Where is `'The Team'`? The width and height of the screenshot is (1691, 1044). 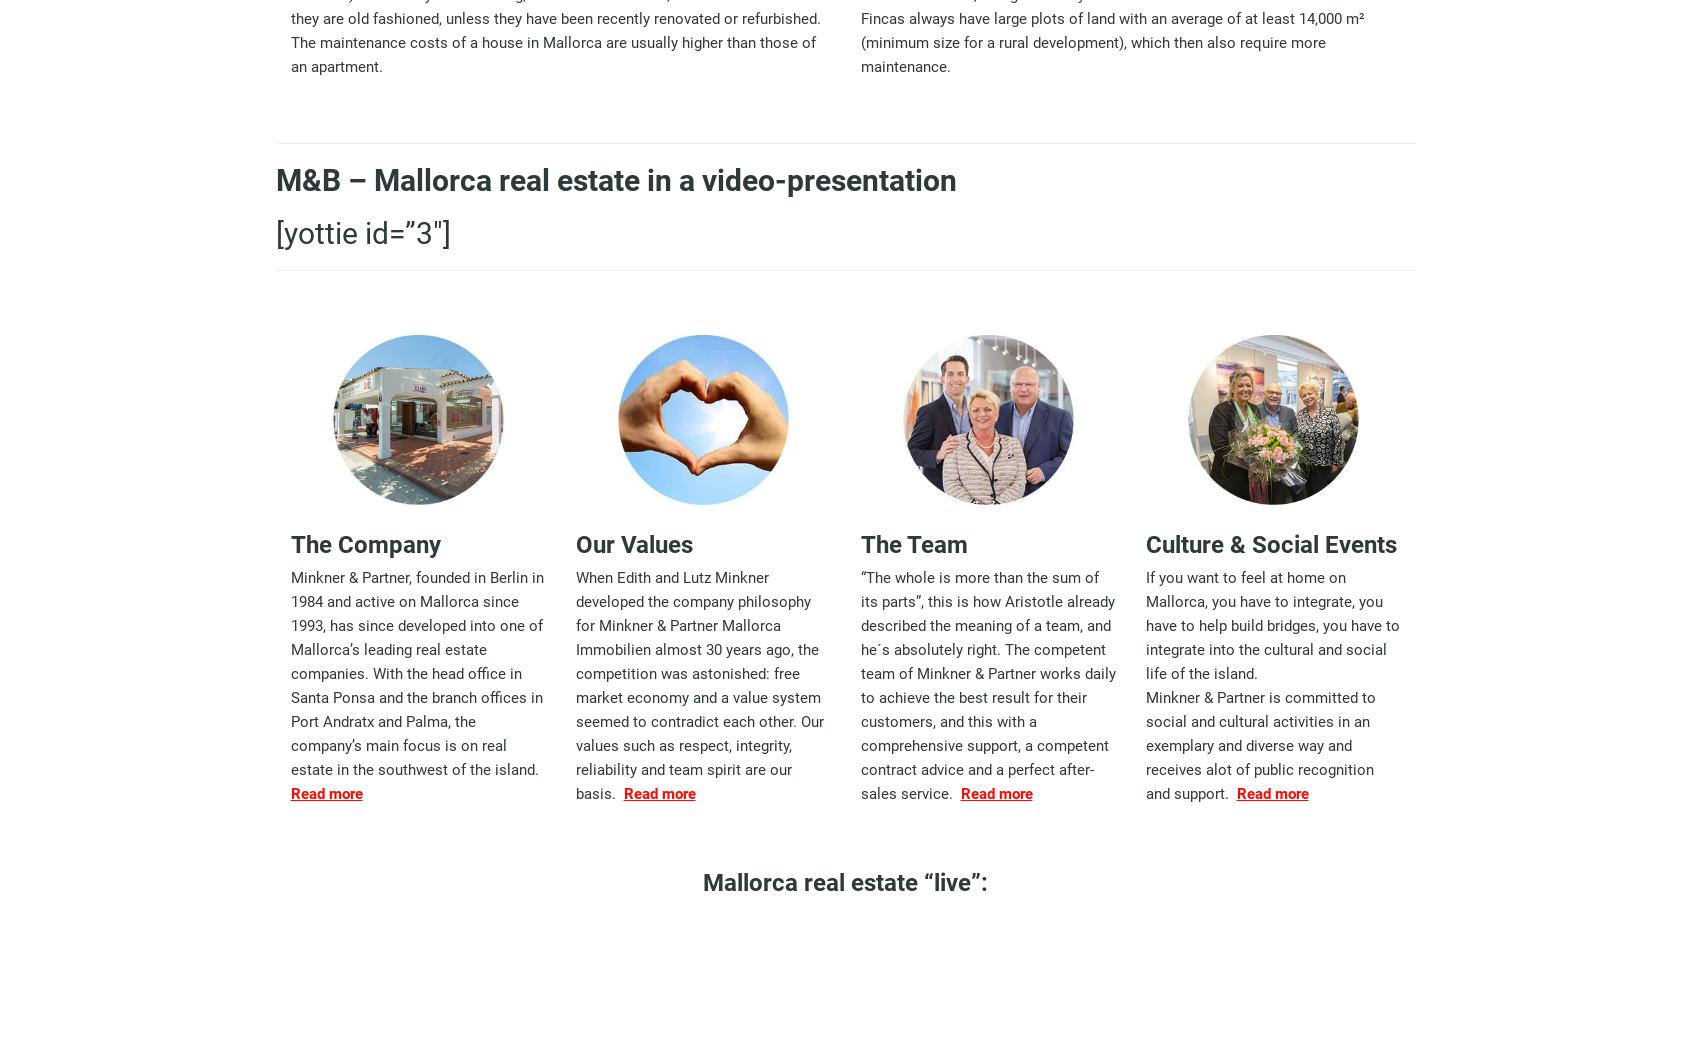
'The Team' is located at coordinates (913, 543).